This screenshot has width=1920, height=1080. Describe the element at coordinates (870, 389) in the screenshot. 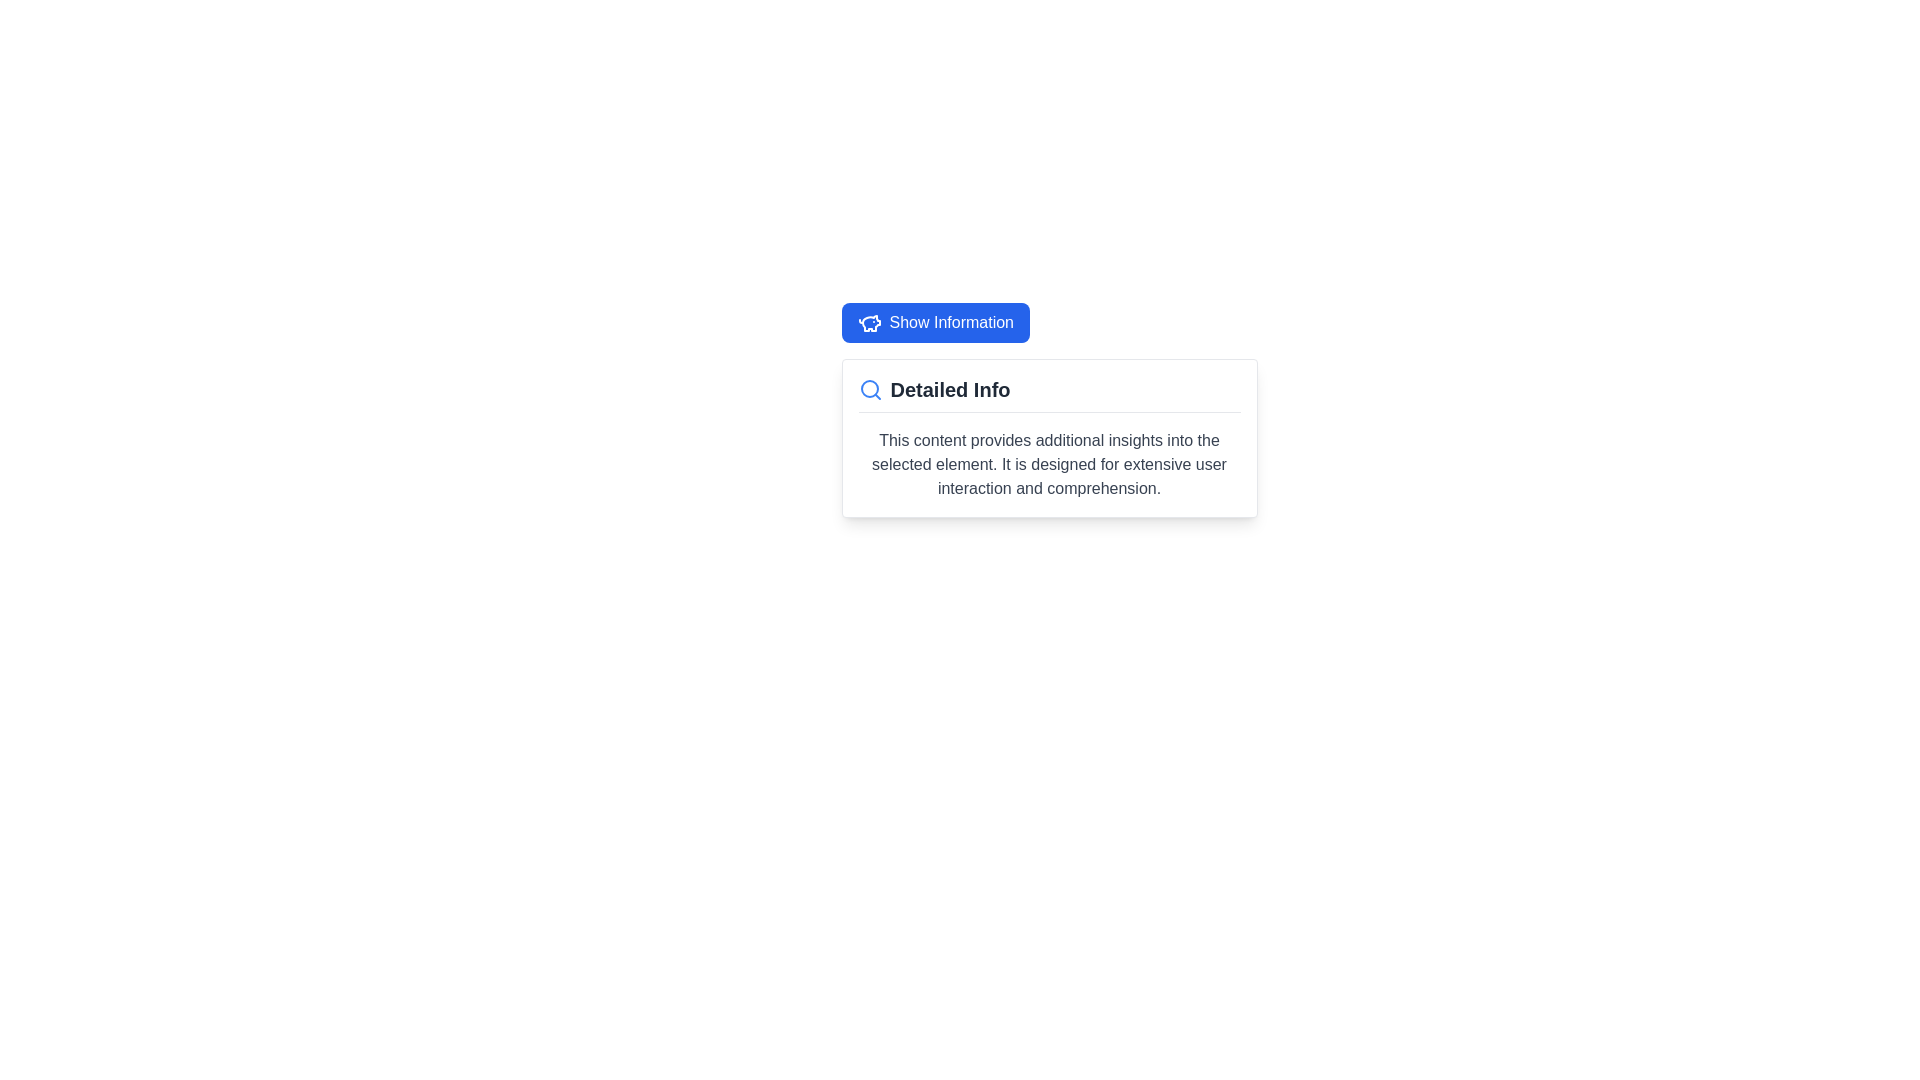

I see `the blue magnifying glass icon located to the left of the 'Detailed Info' text` at that location.